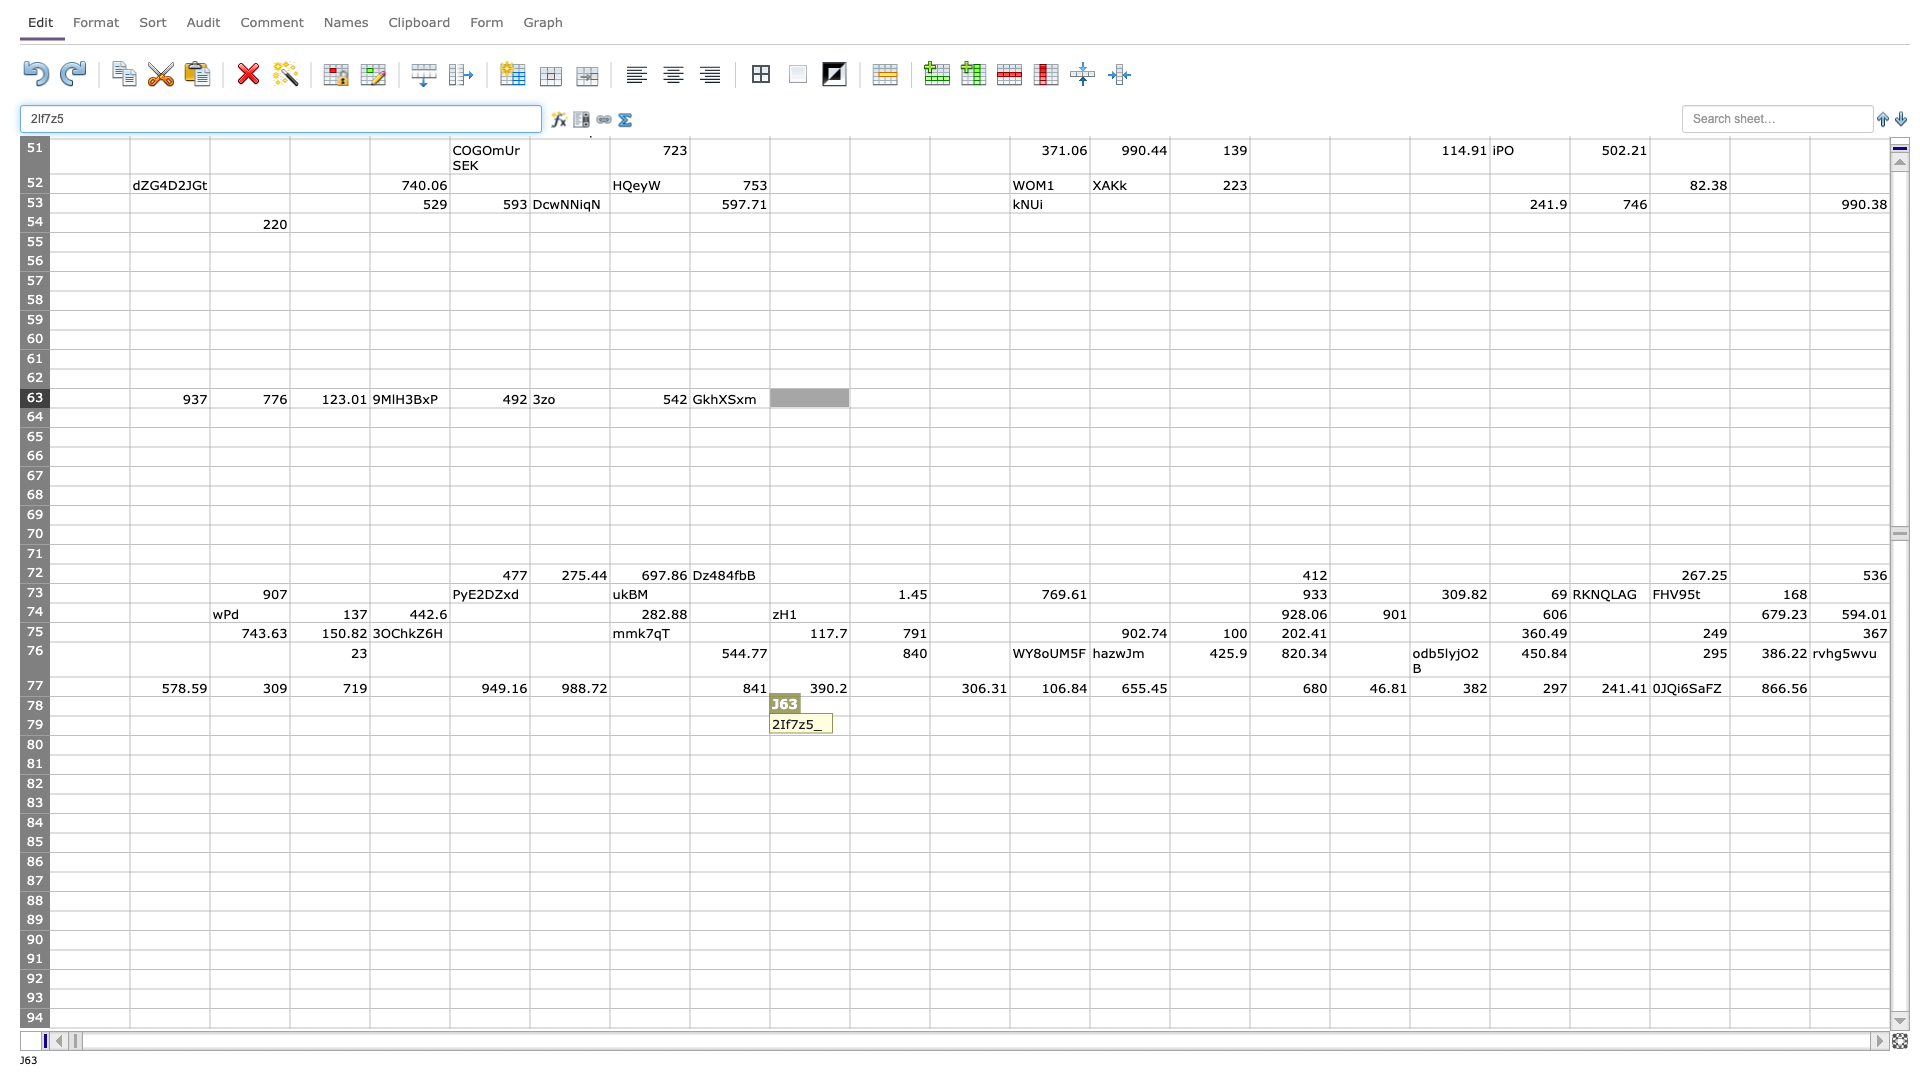 This screenshot has height=1080, width=1920. Describe the element at coordinates (929, 715) in the screenshot. I see `top left corner of L79` at that location.